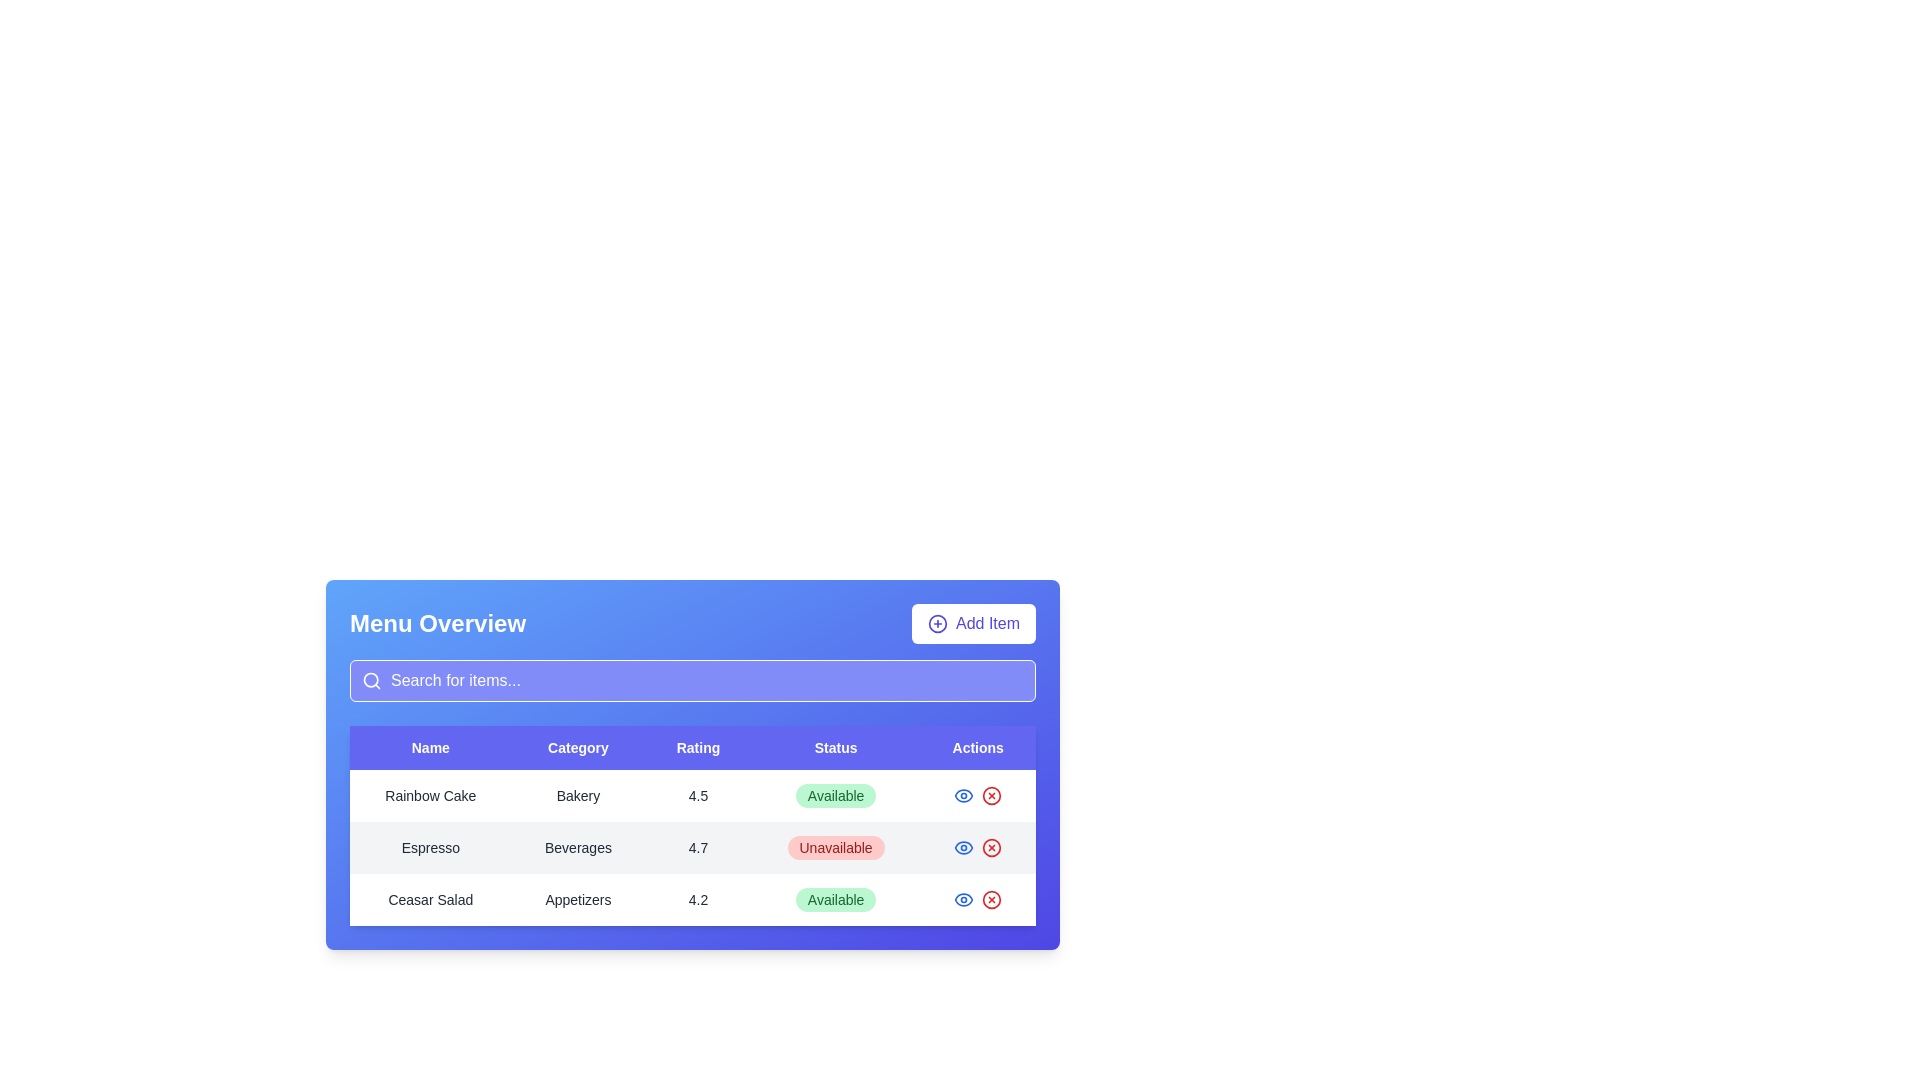 This screenshot has height=1080, width=1920. I want to click on the button located in the second row of the 'Actions' column next to the eye icon, so click(992, 848).